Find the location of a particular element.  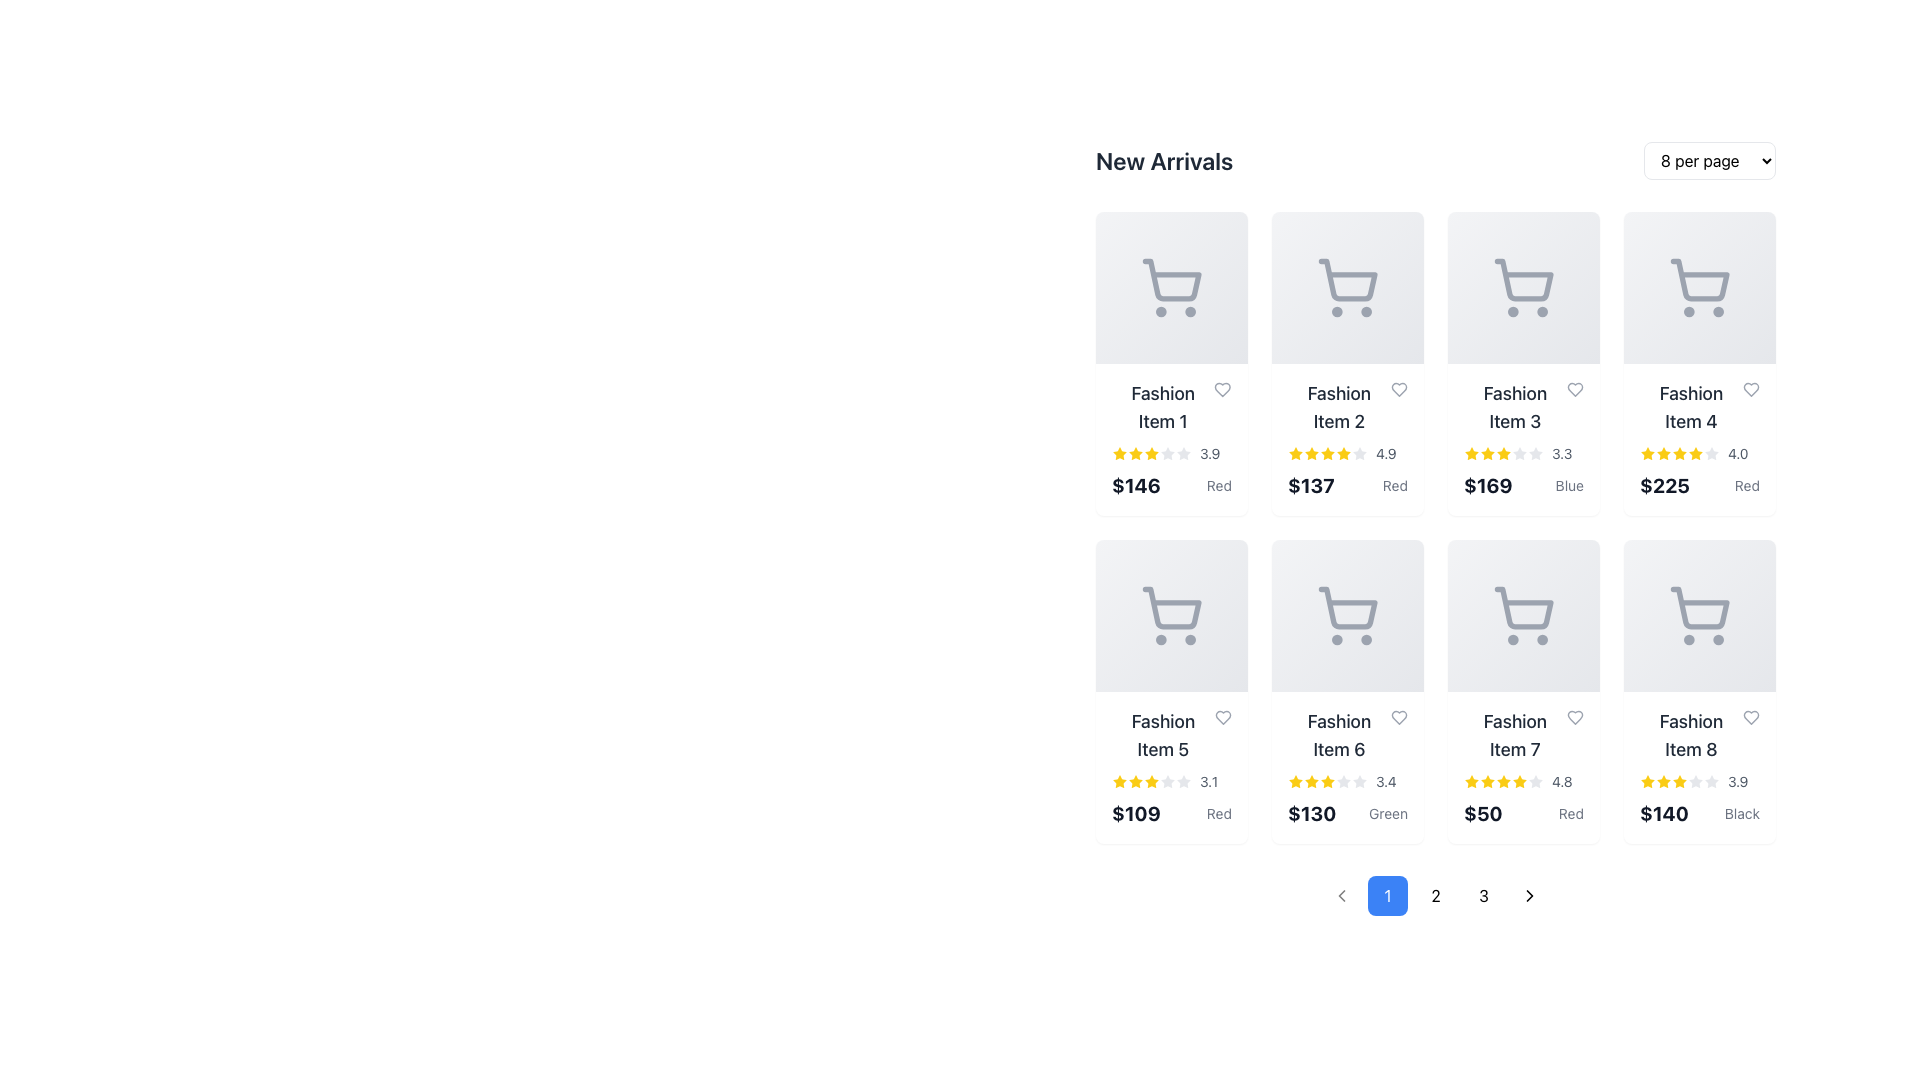

the circular blue button with the white text '1' in the pagination bar at the bottom center of the interface is located at coordinates (1386, 894).